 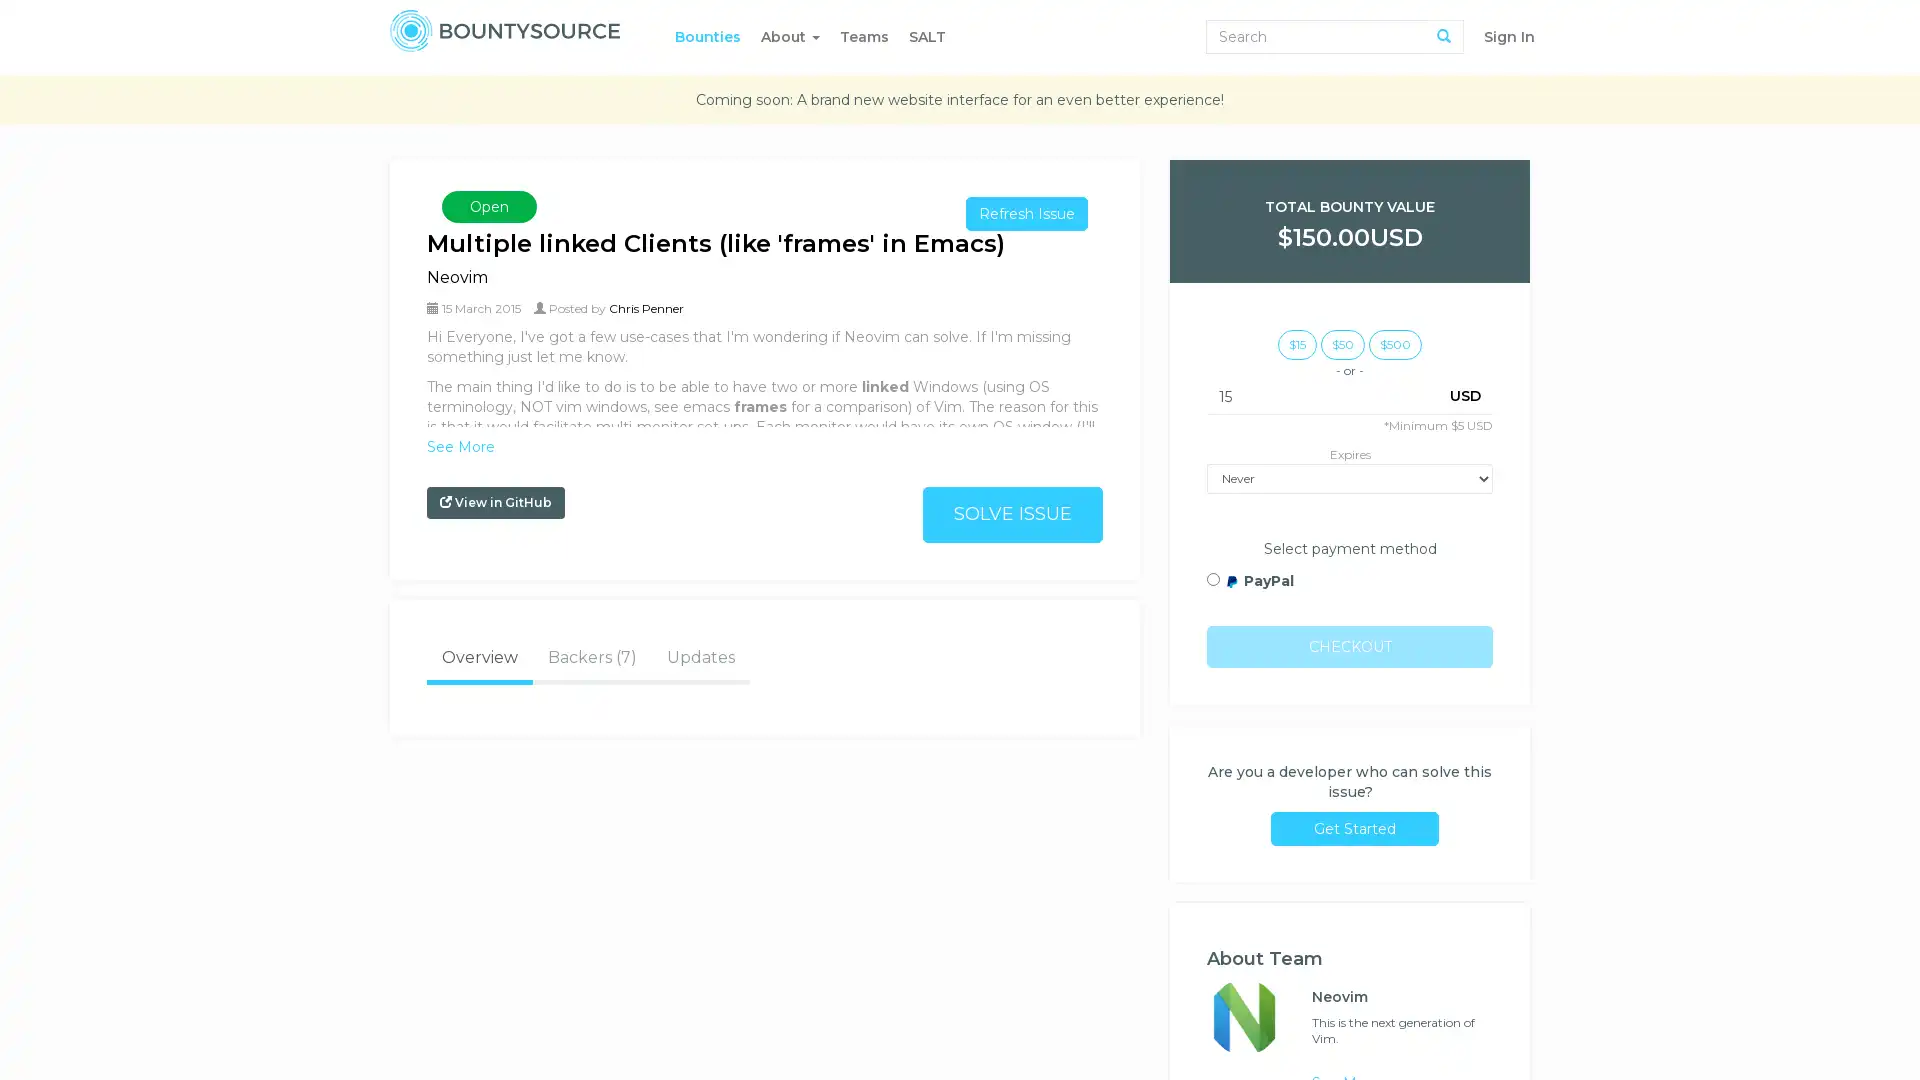 What do you see at coordinates (1354, 828) in the screenshot?
I see `Get Started` at bounding box center [1354, 828].